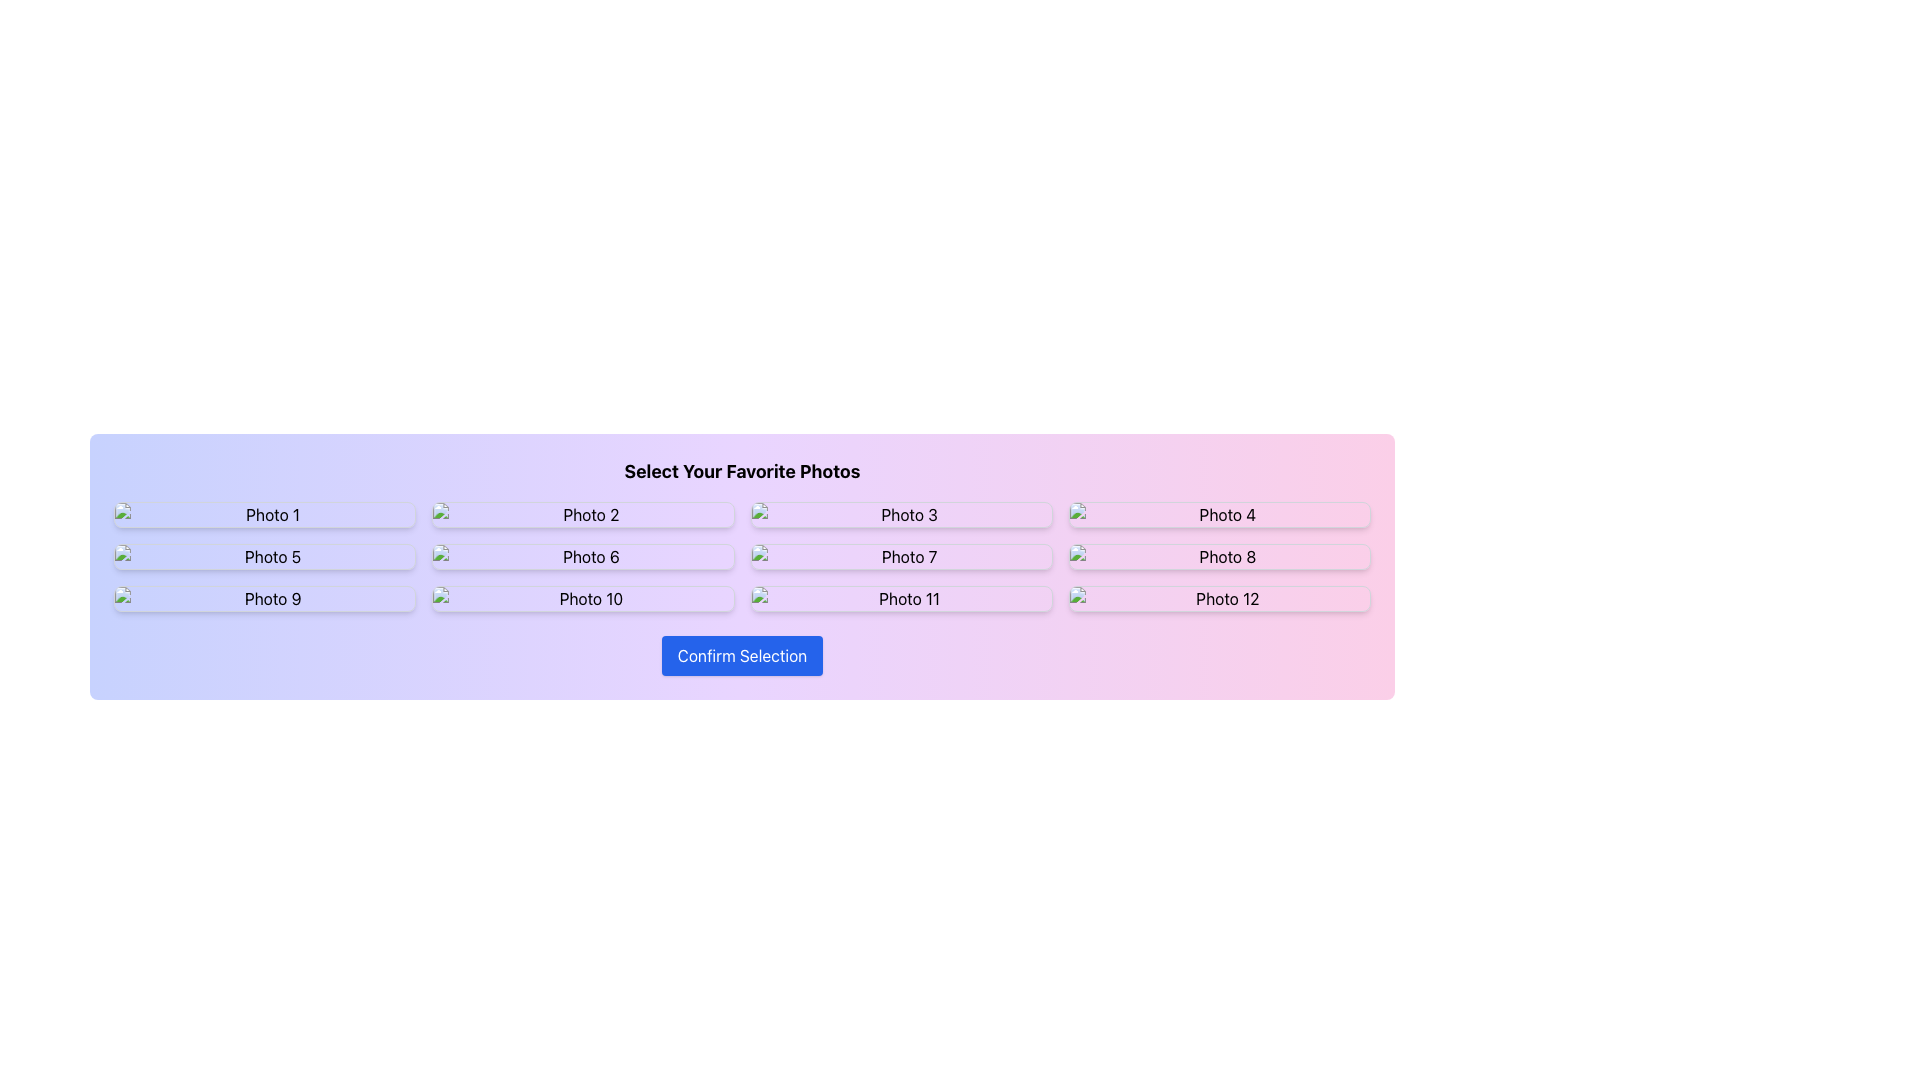 This screenshot has height=1080, width=1920. What do you see at coordinates (582, 597) in the screenshot?
I see `the selectable photo thumbnail located` at bounding box center [582, 597].